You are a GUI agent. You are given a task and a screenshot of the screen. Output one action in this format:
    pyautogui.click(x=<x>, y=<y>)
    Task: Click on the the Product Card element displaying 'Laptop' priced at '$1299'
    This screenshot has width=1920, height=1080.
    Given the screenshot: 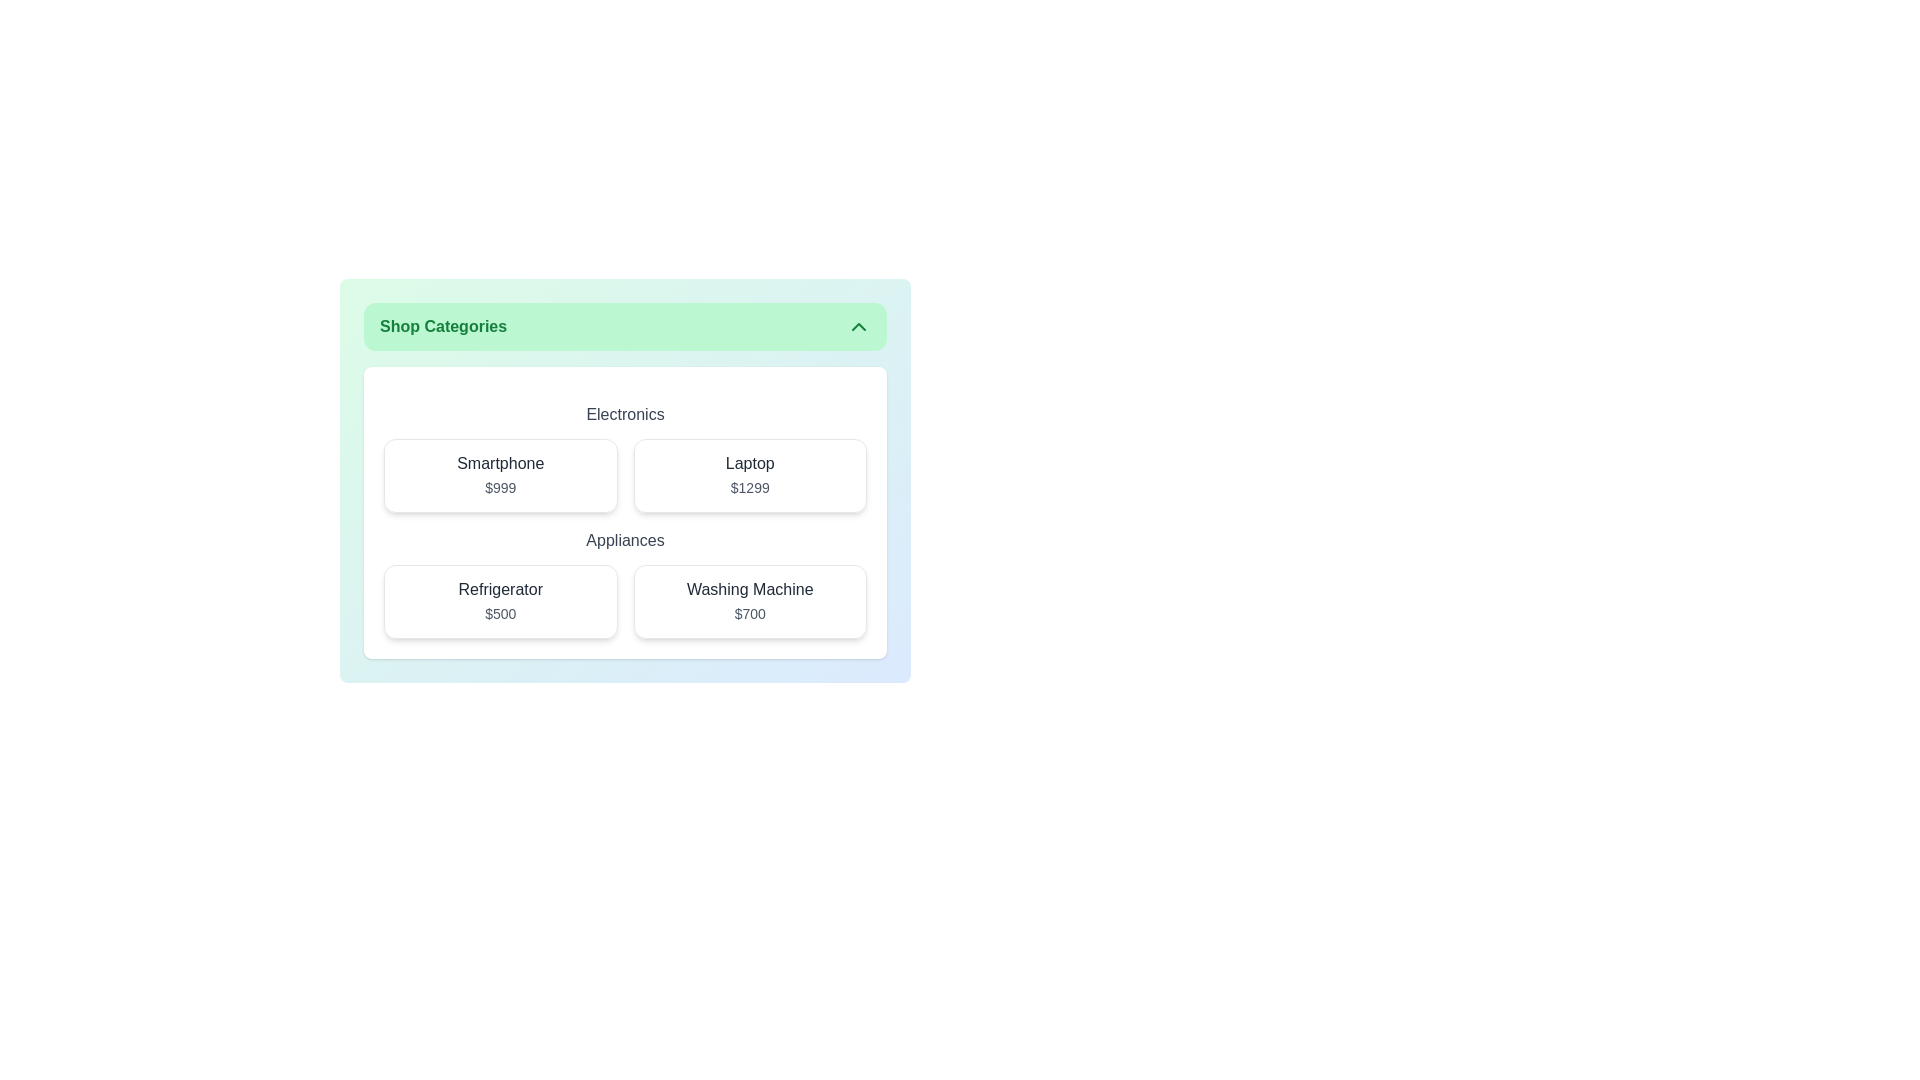 What is the action you would take?
    pyautogui.click(x=749, y=475)
    